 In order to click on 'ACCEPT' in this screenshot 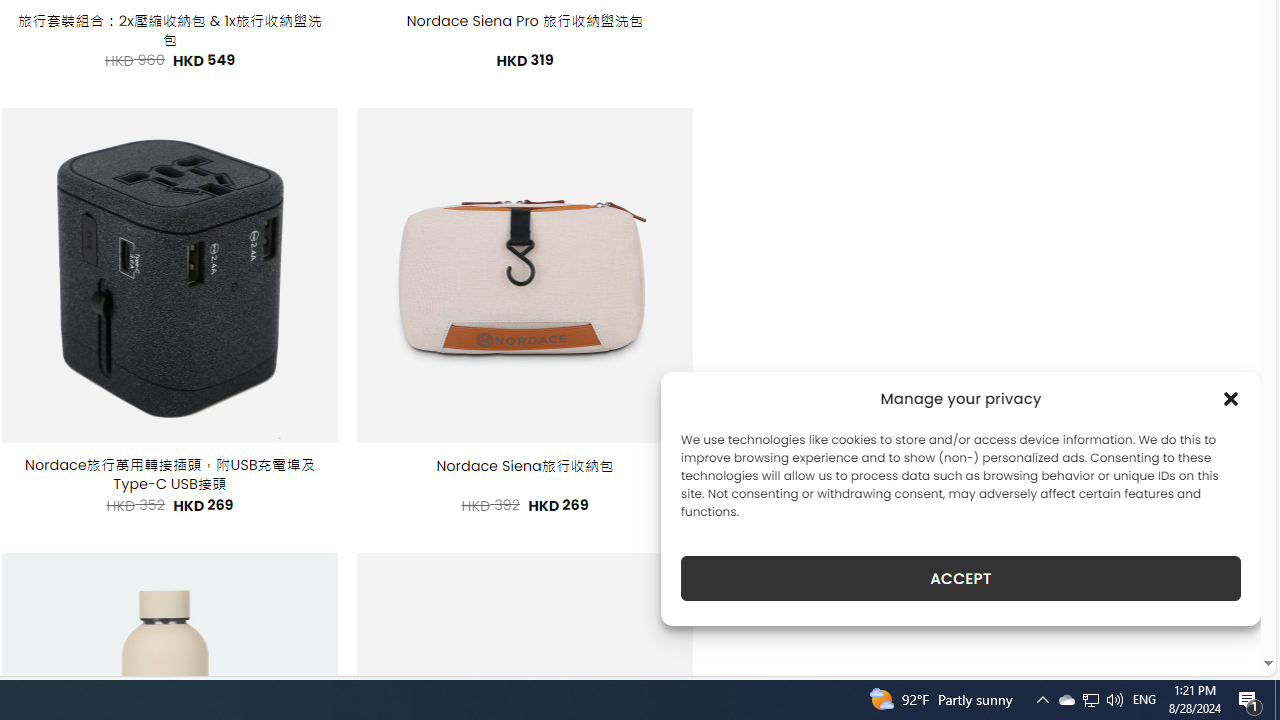, I will do `click(961, 578)`.